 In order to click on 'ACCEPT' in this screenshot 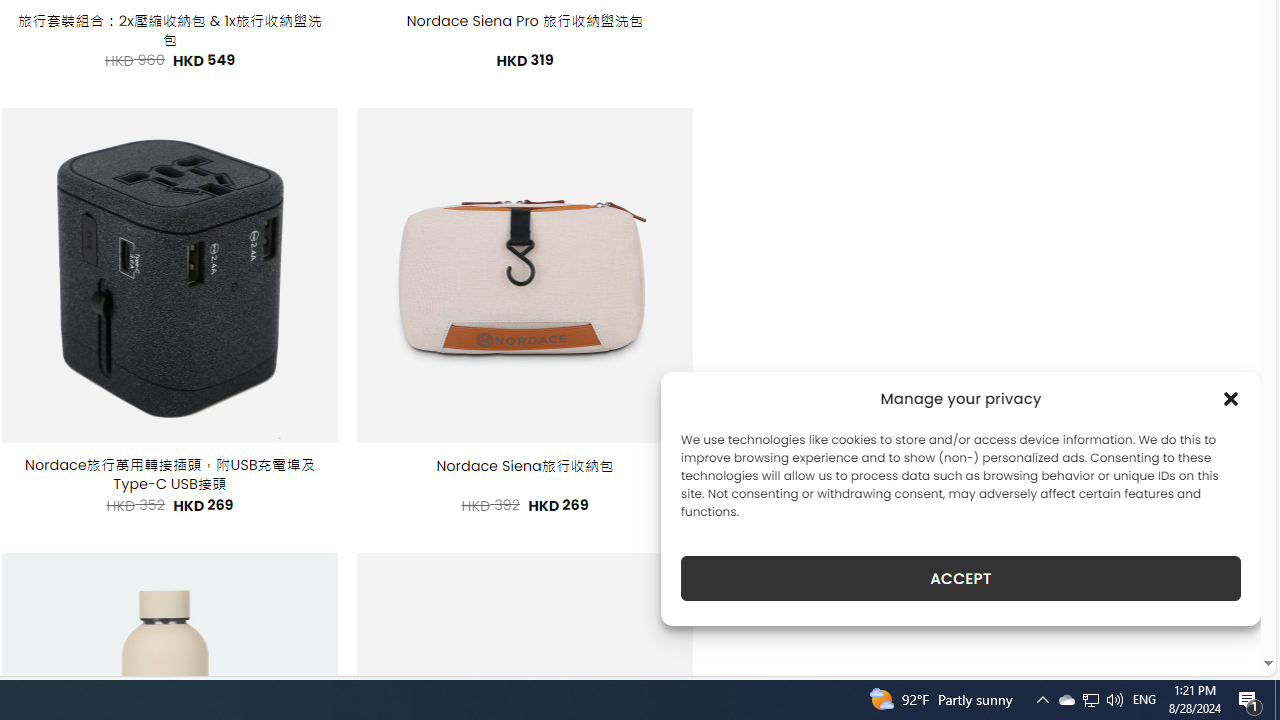, I will do `click(961, 578)`.